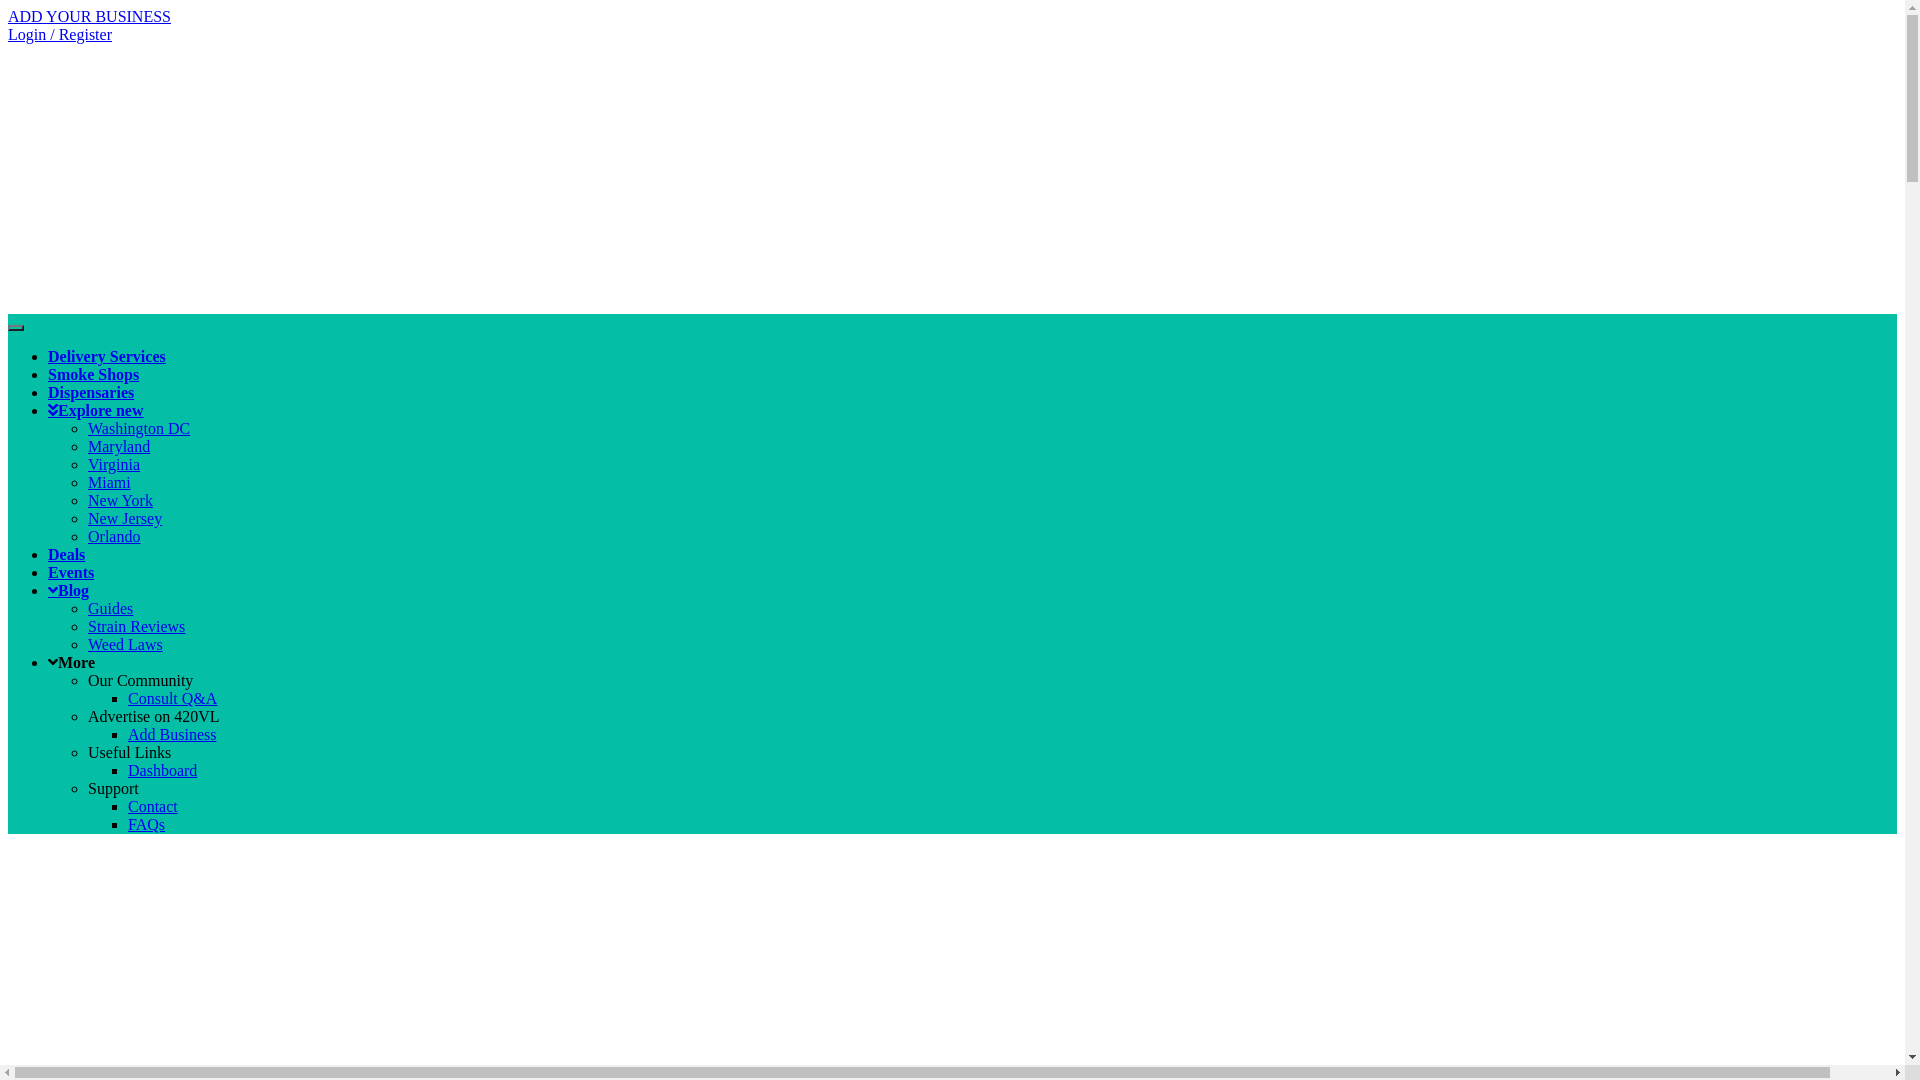  What do you see at coordinates (86, 752) in the screenshot?
I see `'Useful Links'` at bounding box center [86, 752].